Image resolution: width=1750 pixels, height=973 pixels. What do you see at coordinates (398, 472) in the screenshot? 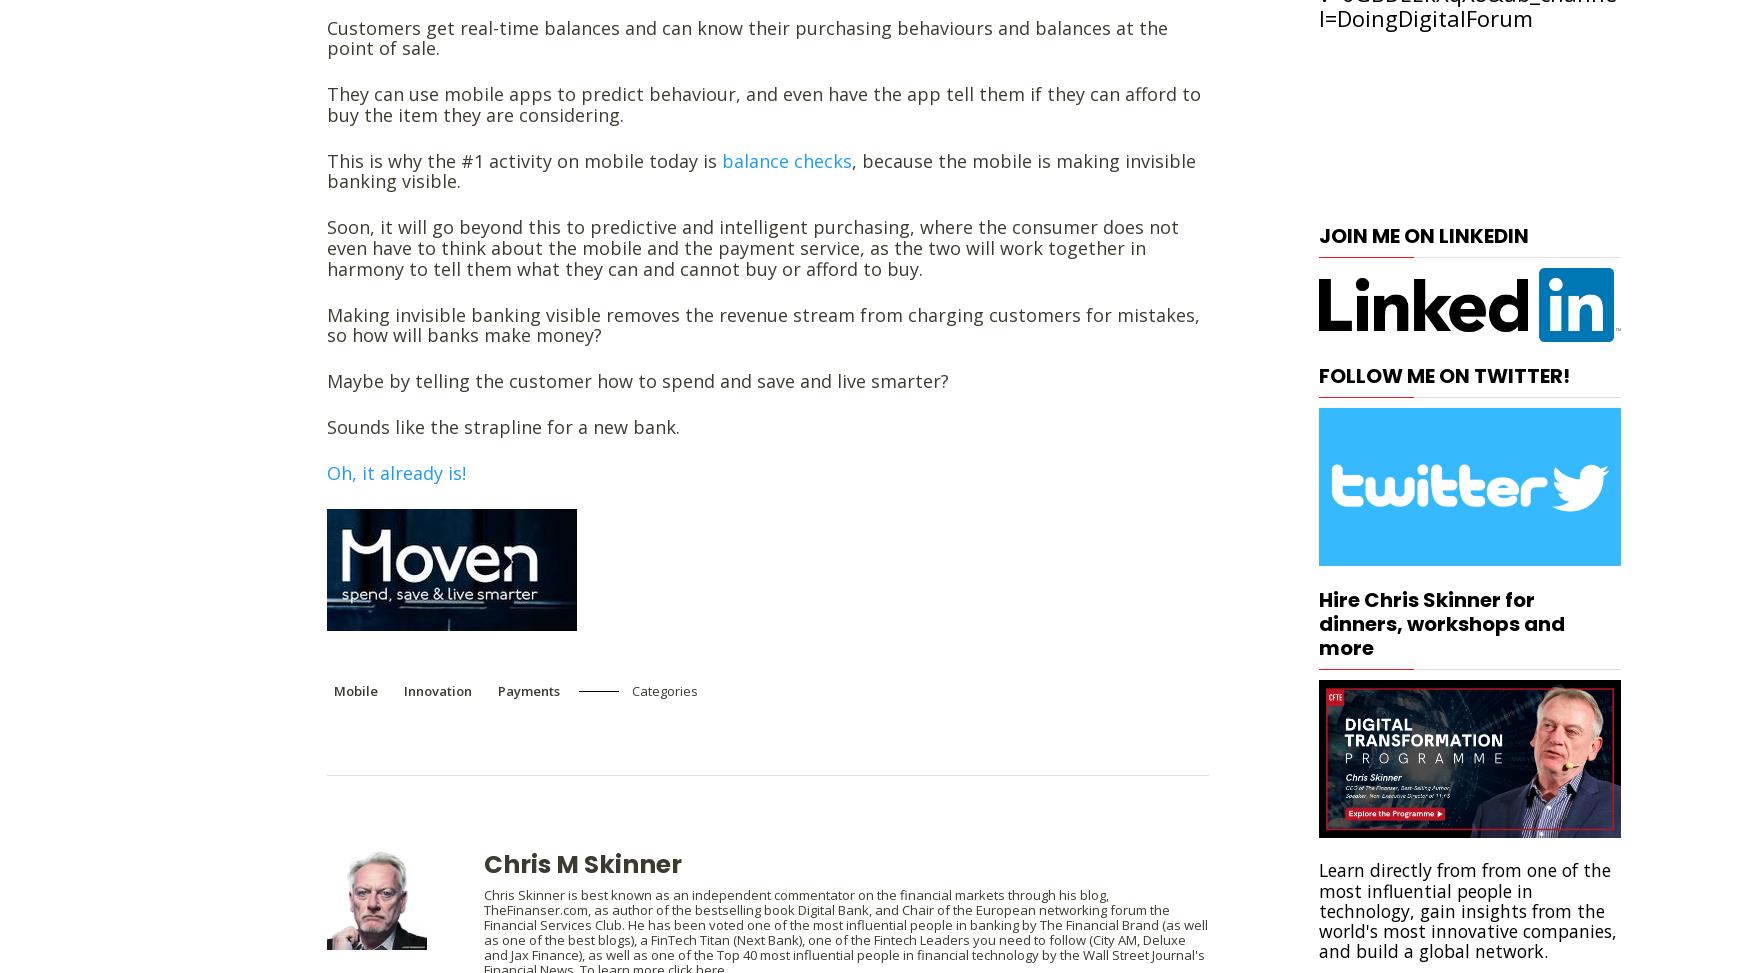
I see `'Oh, it already is!'` at bounding box center [398, 472].